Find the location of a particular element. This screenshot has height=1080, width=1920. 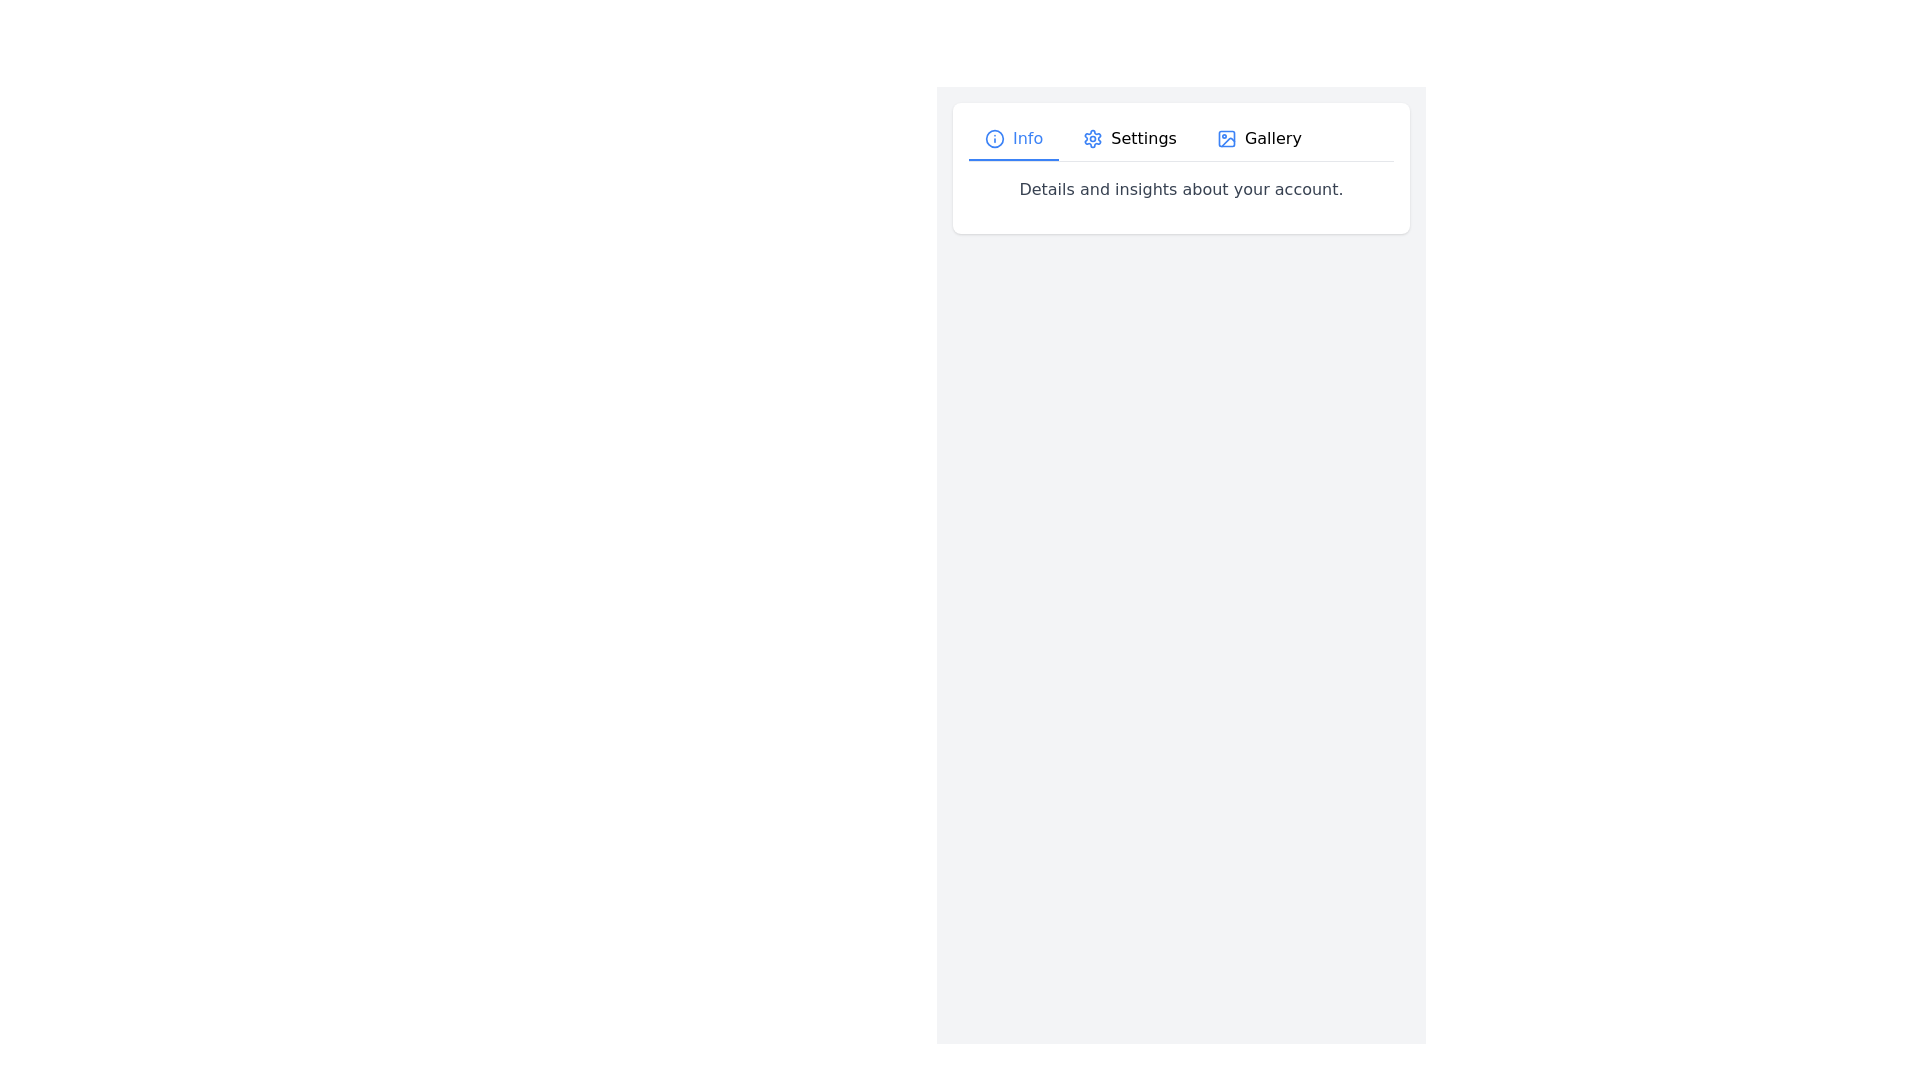

the blue gear-shaped settings icon located in the 'Settings' tab, which is positioned to the left of the 'Settings' text label is located at coordinates (1092, 137).